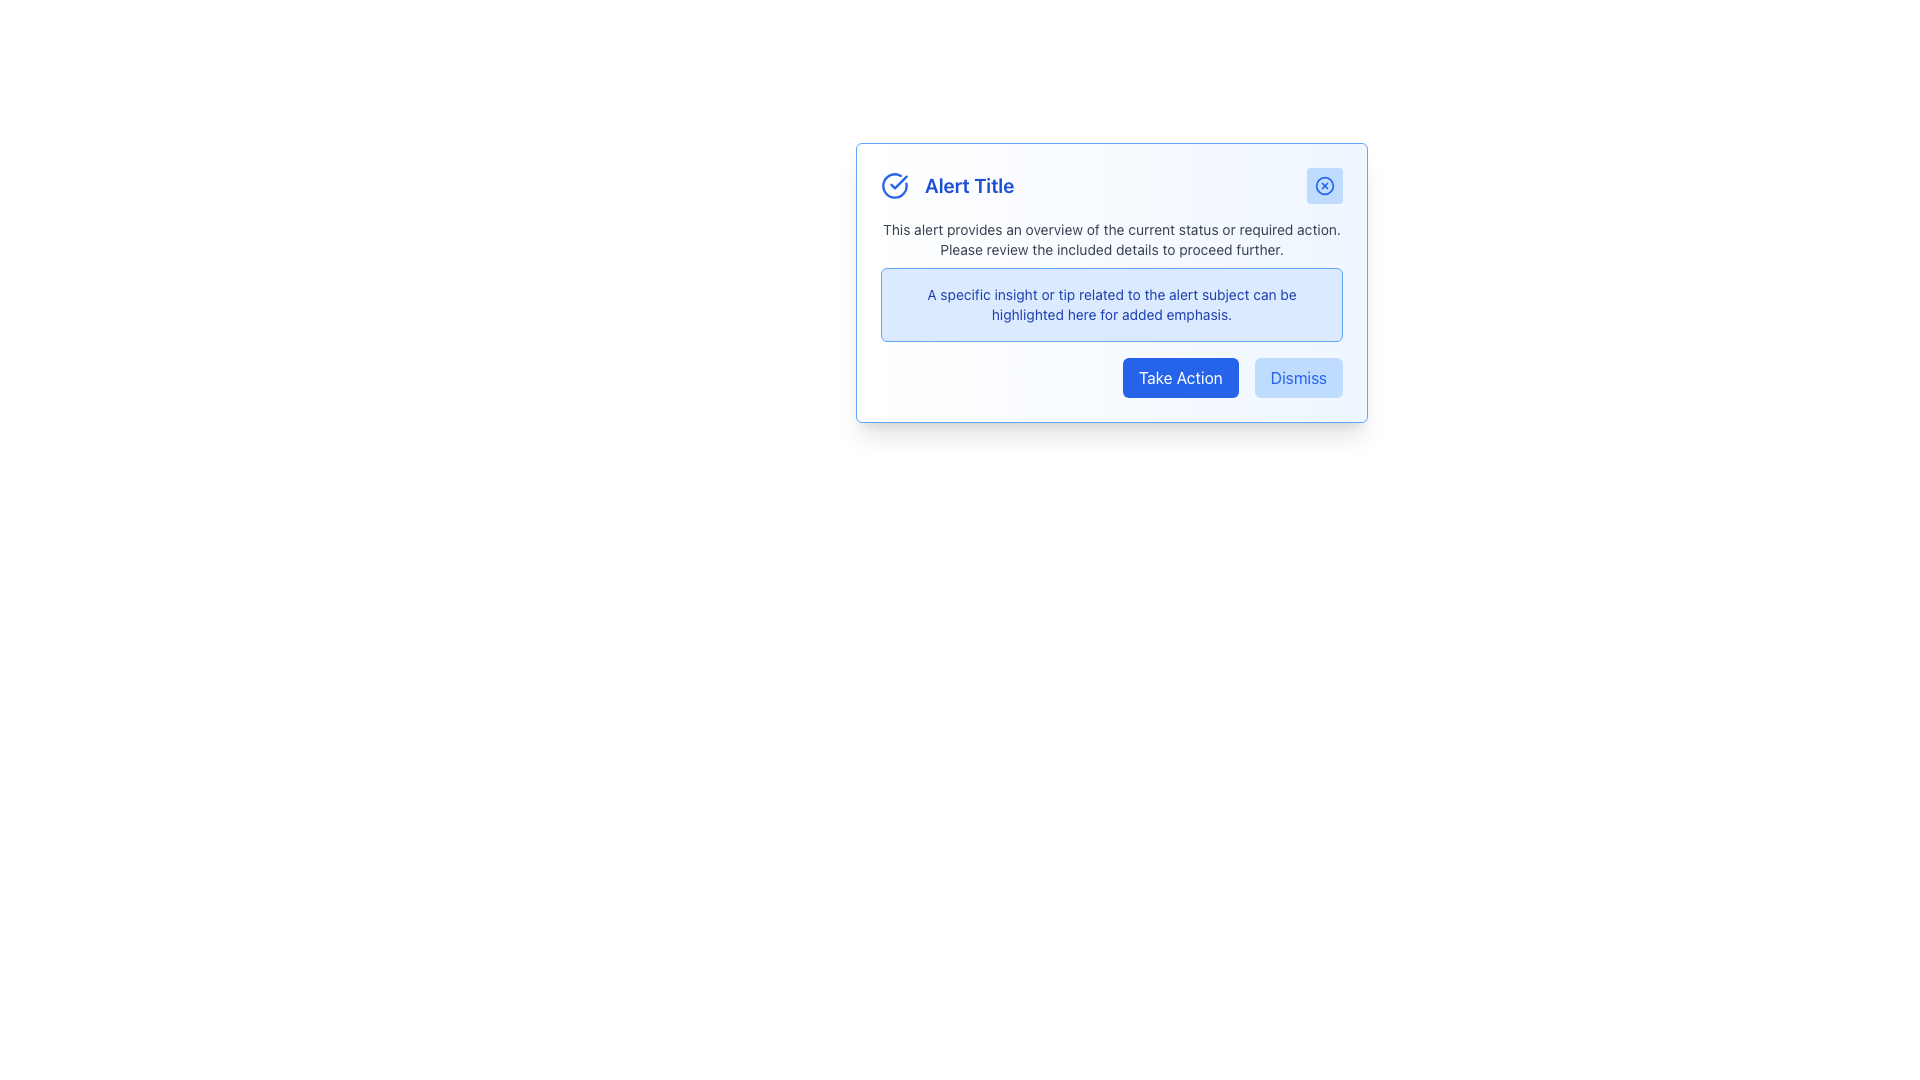 This screenshot has height=1080, width=1920. I want to click on the alert box that displays an alert message with a structured layout including a title, details, and action buttons, so click(1111, 282).